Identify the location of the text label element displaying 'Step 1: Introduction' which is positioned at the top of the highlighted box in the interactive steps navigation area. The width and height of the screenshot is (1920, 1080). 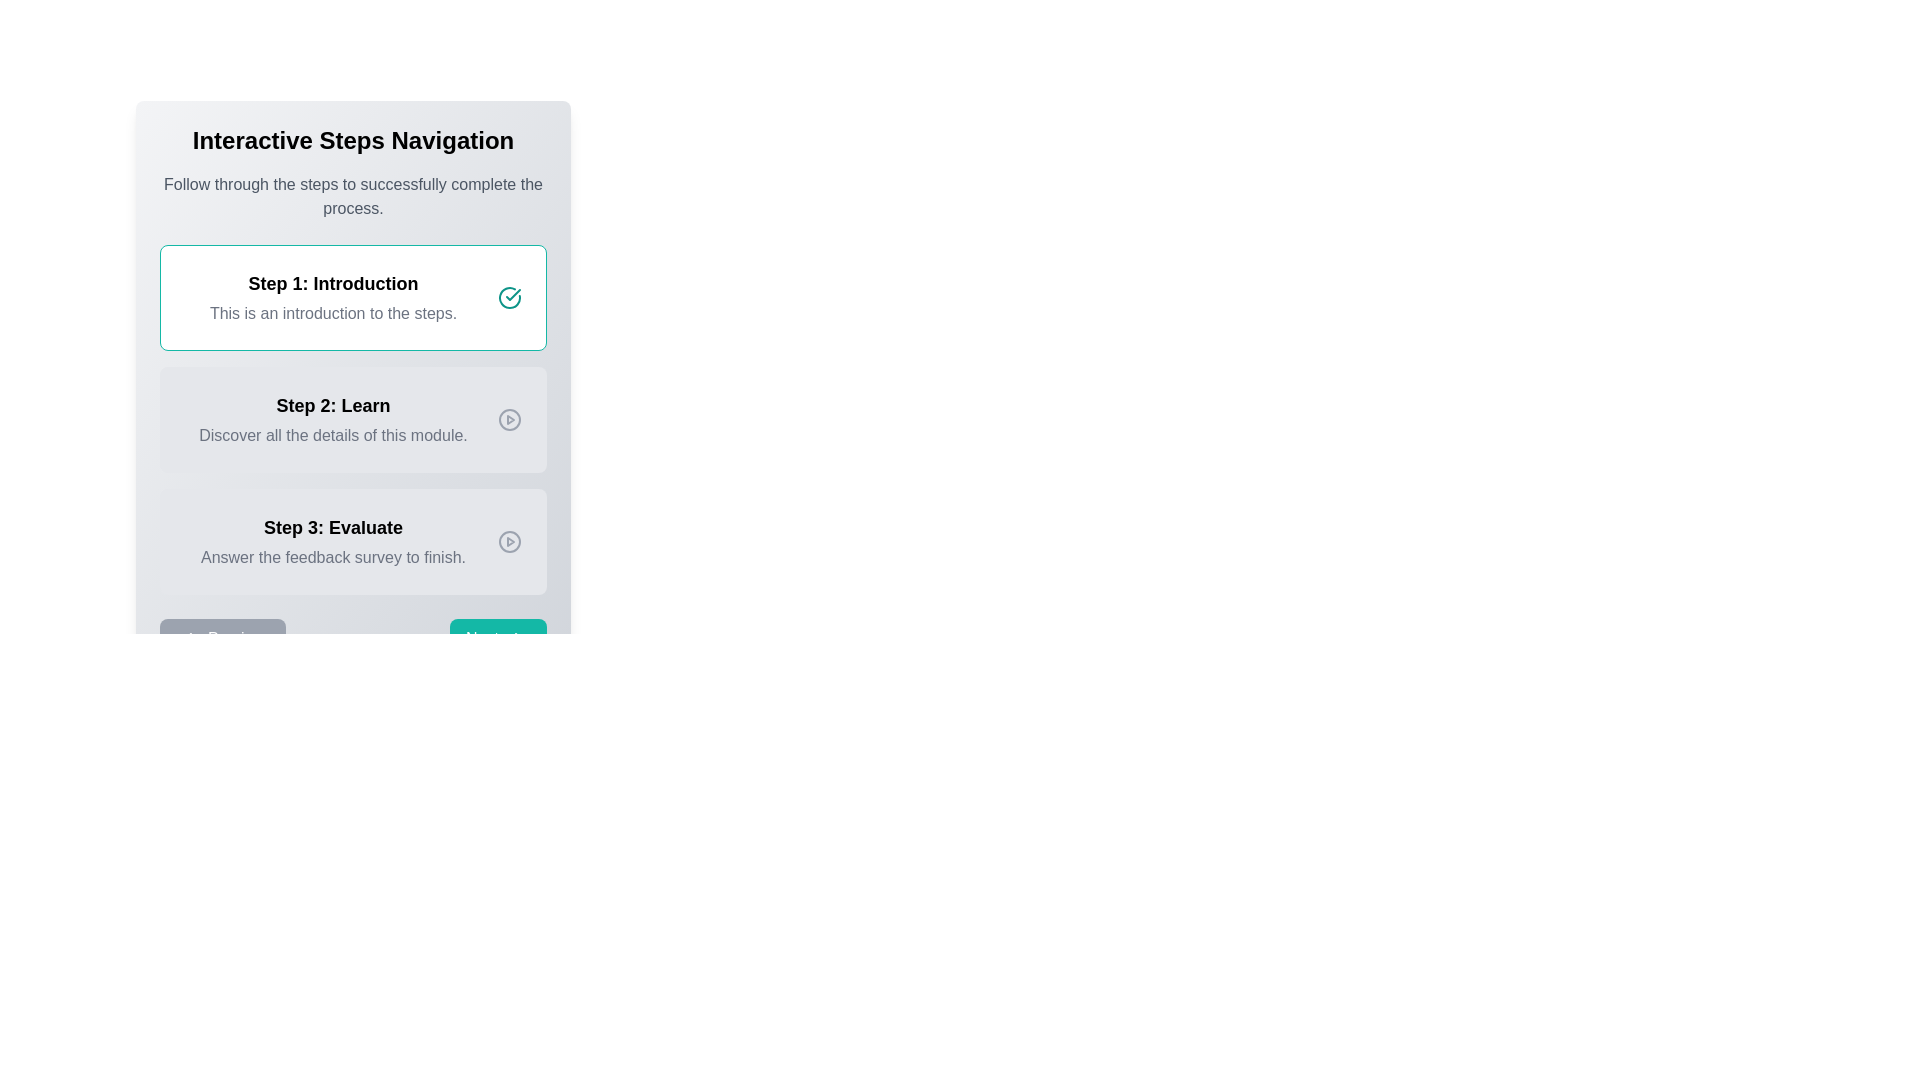
(333, 284).